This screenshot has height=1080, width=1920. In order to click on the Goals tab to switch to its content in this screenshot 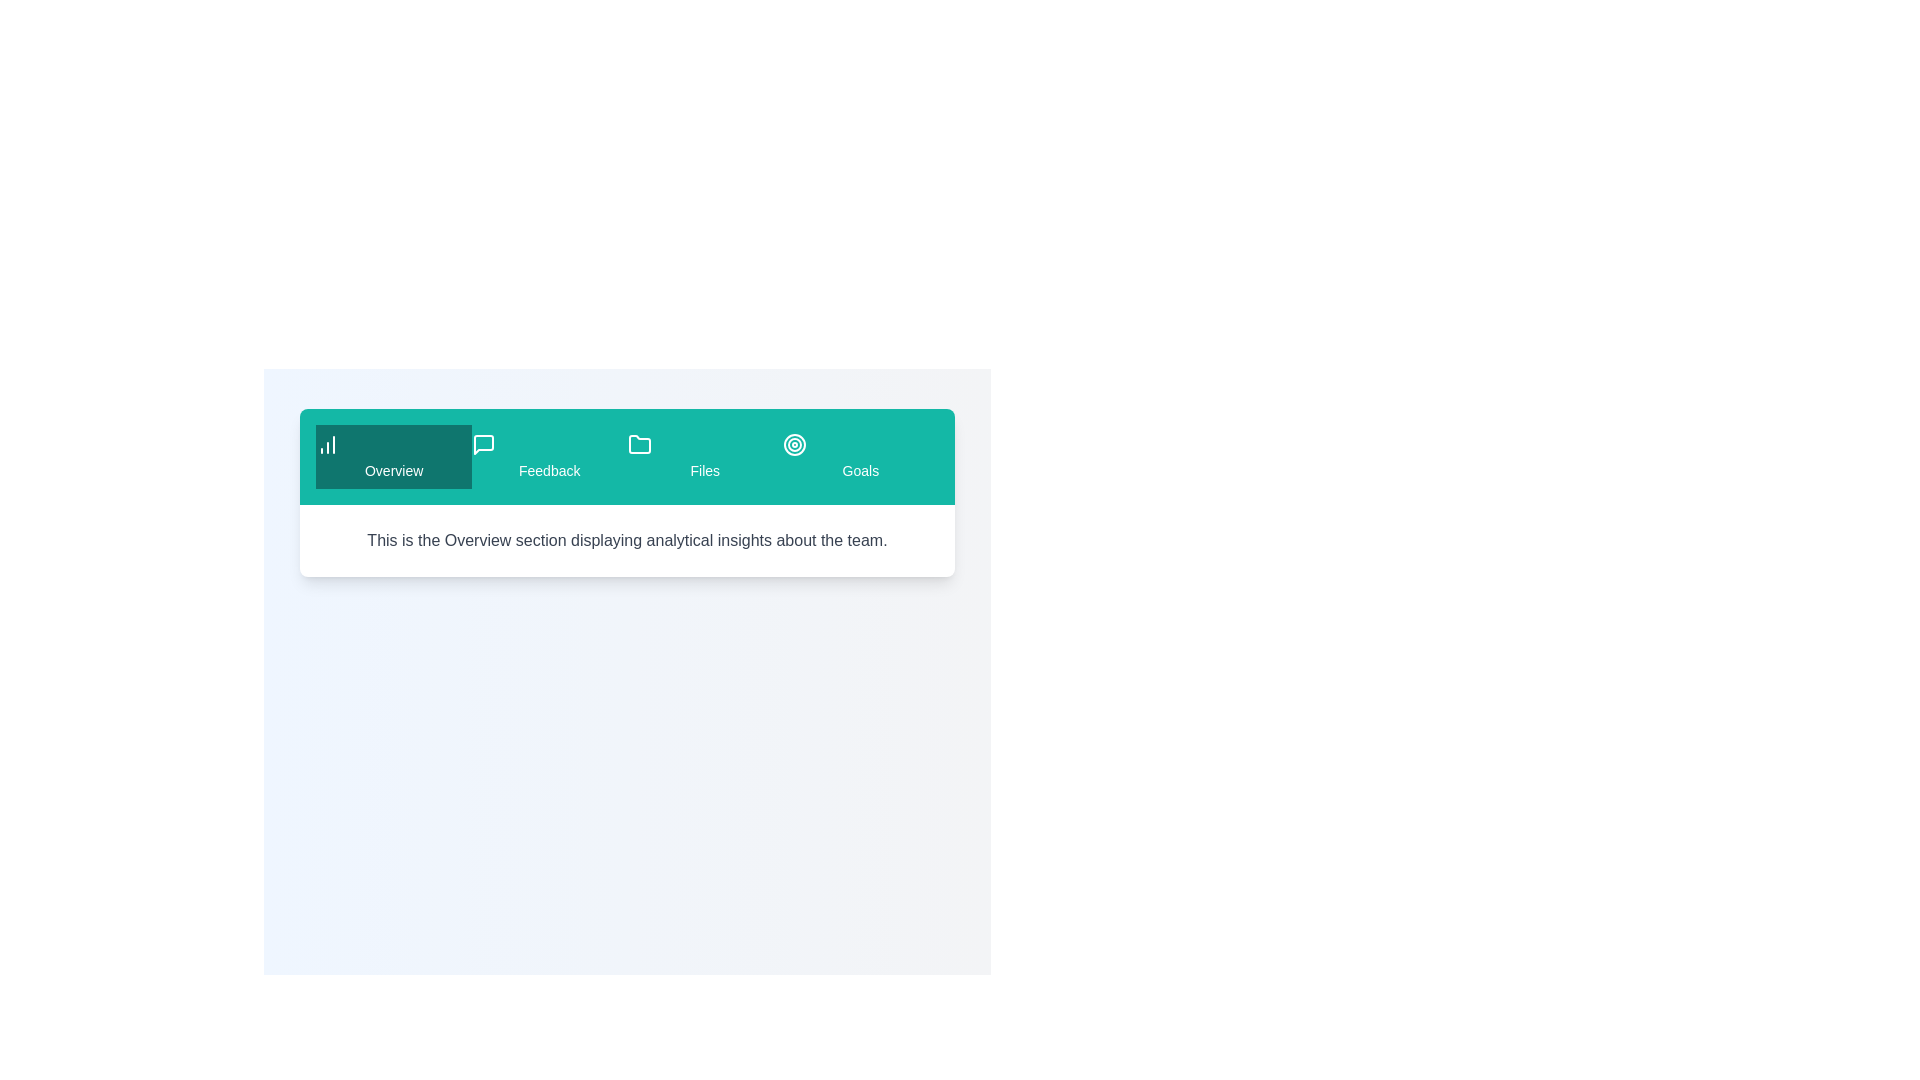, I will do `click(859, 456)`.